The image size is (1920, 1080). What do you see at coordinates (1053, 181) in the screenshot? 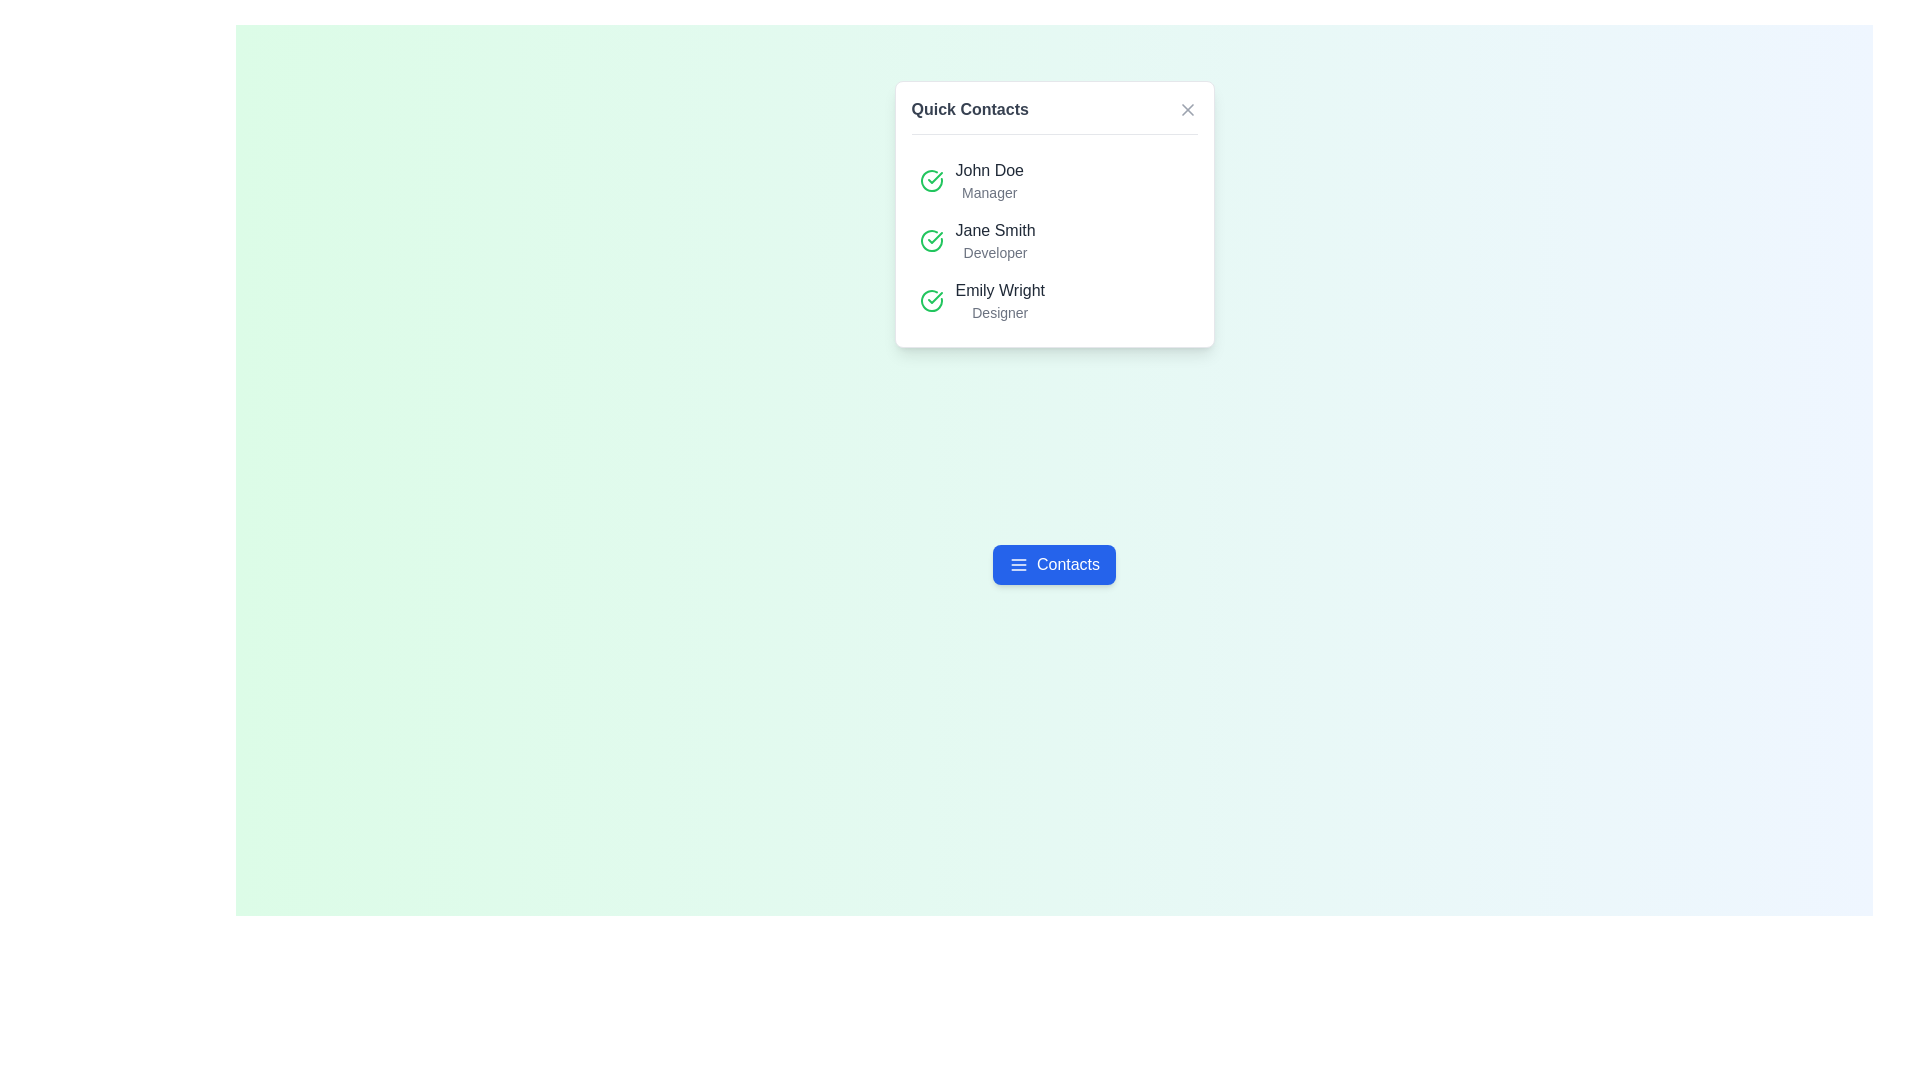
I see `the first list item displaying contact information for 'John Doe', who is the 'Manager', within the 'Quick Contacts' pop-up card` at bounding box center [1053, 181].